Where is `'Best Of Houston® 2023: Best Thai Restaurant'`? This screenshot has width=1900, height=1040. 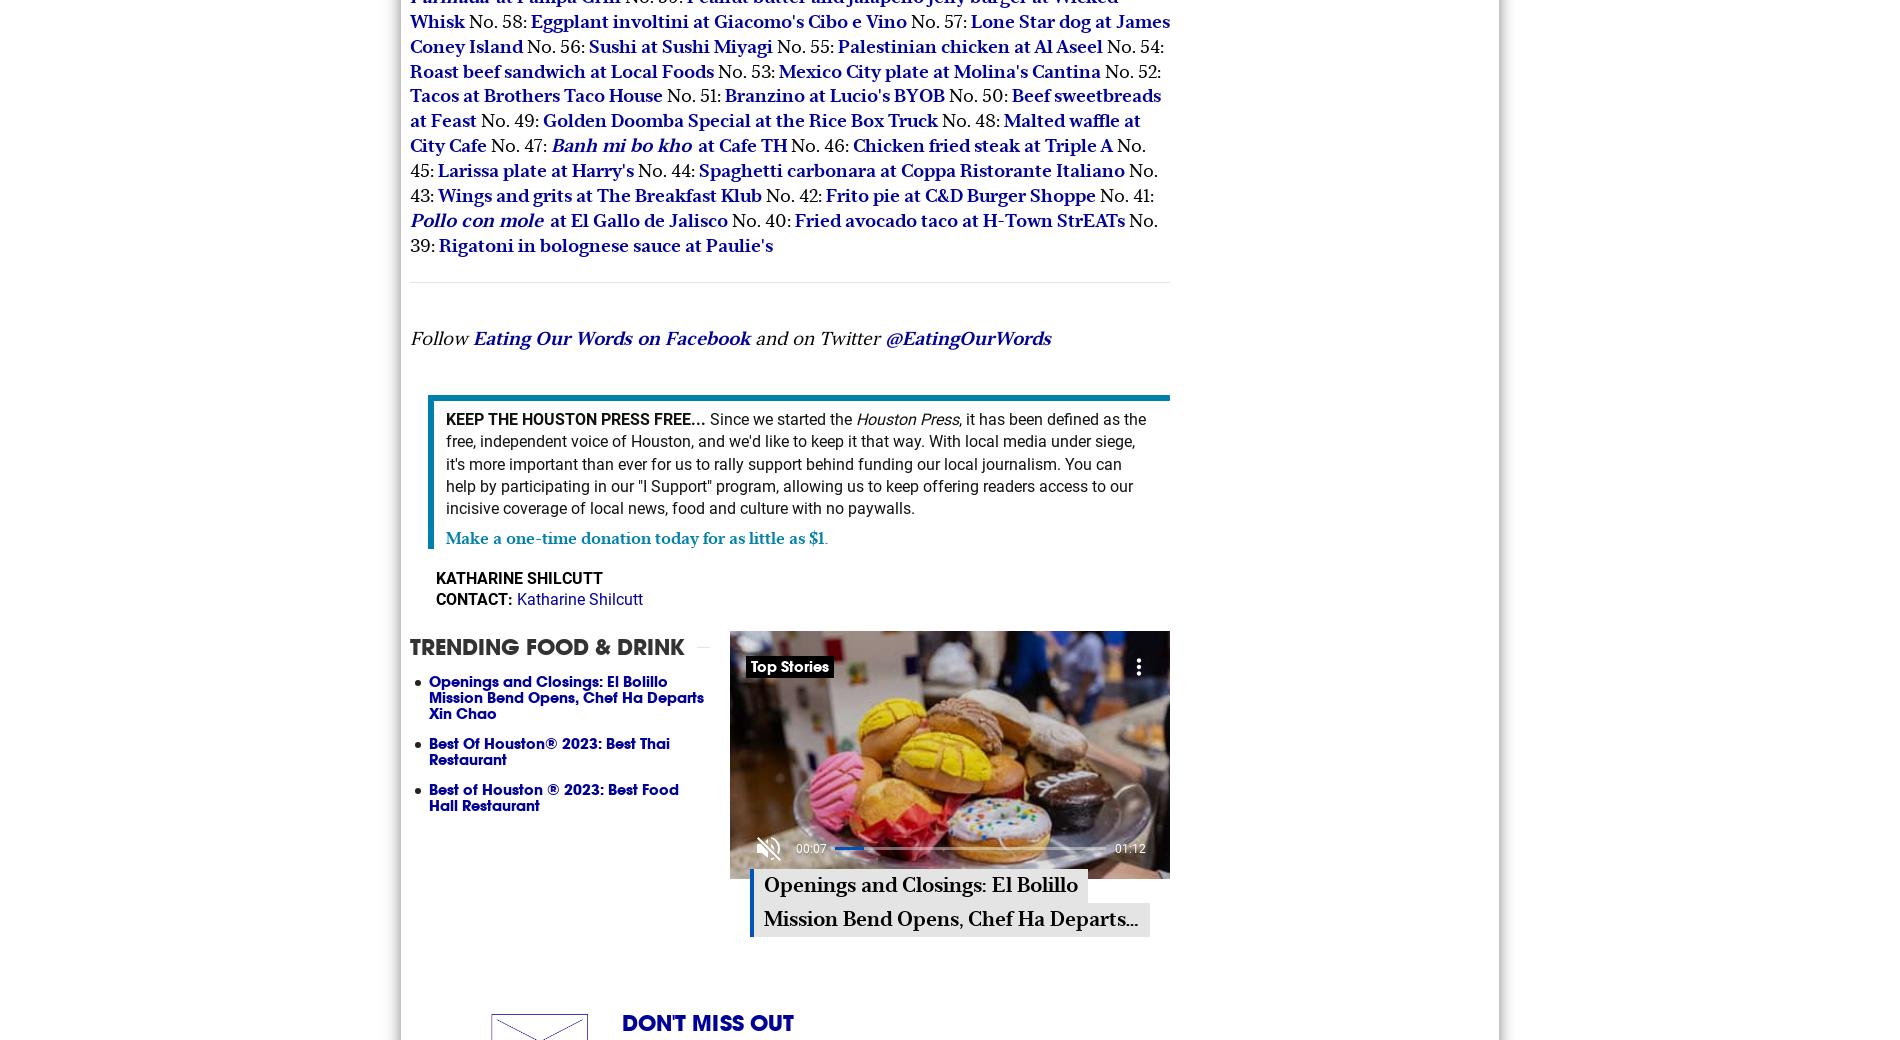 'Best Of Houston® 2023: Best Thai Restaurant' is located at coordinates (549, 750).